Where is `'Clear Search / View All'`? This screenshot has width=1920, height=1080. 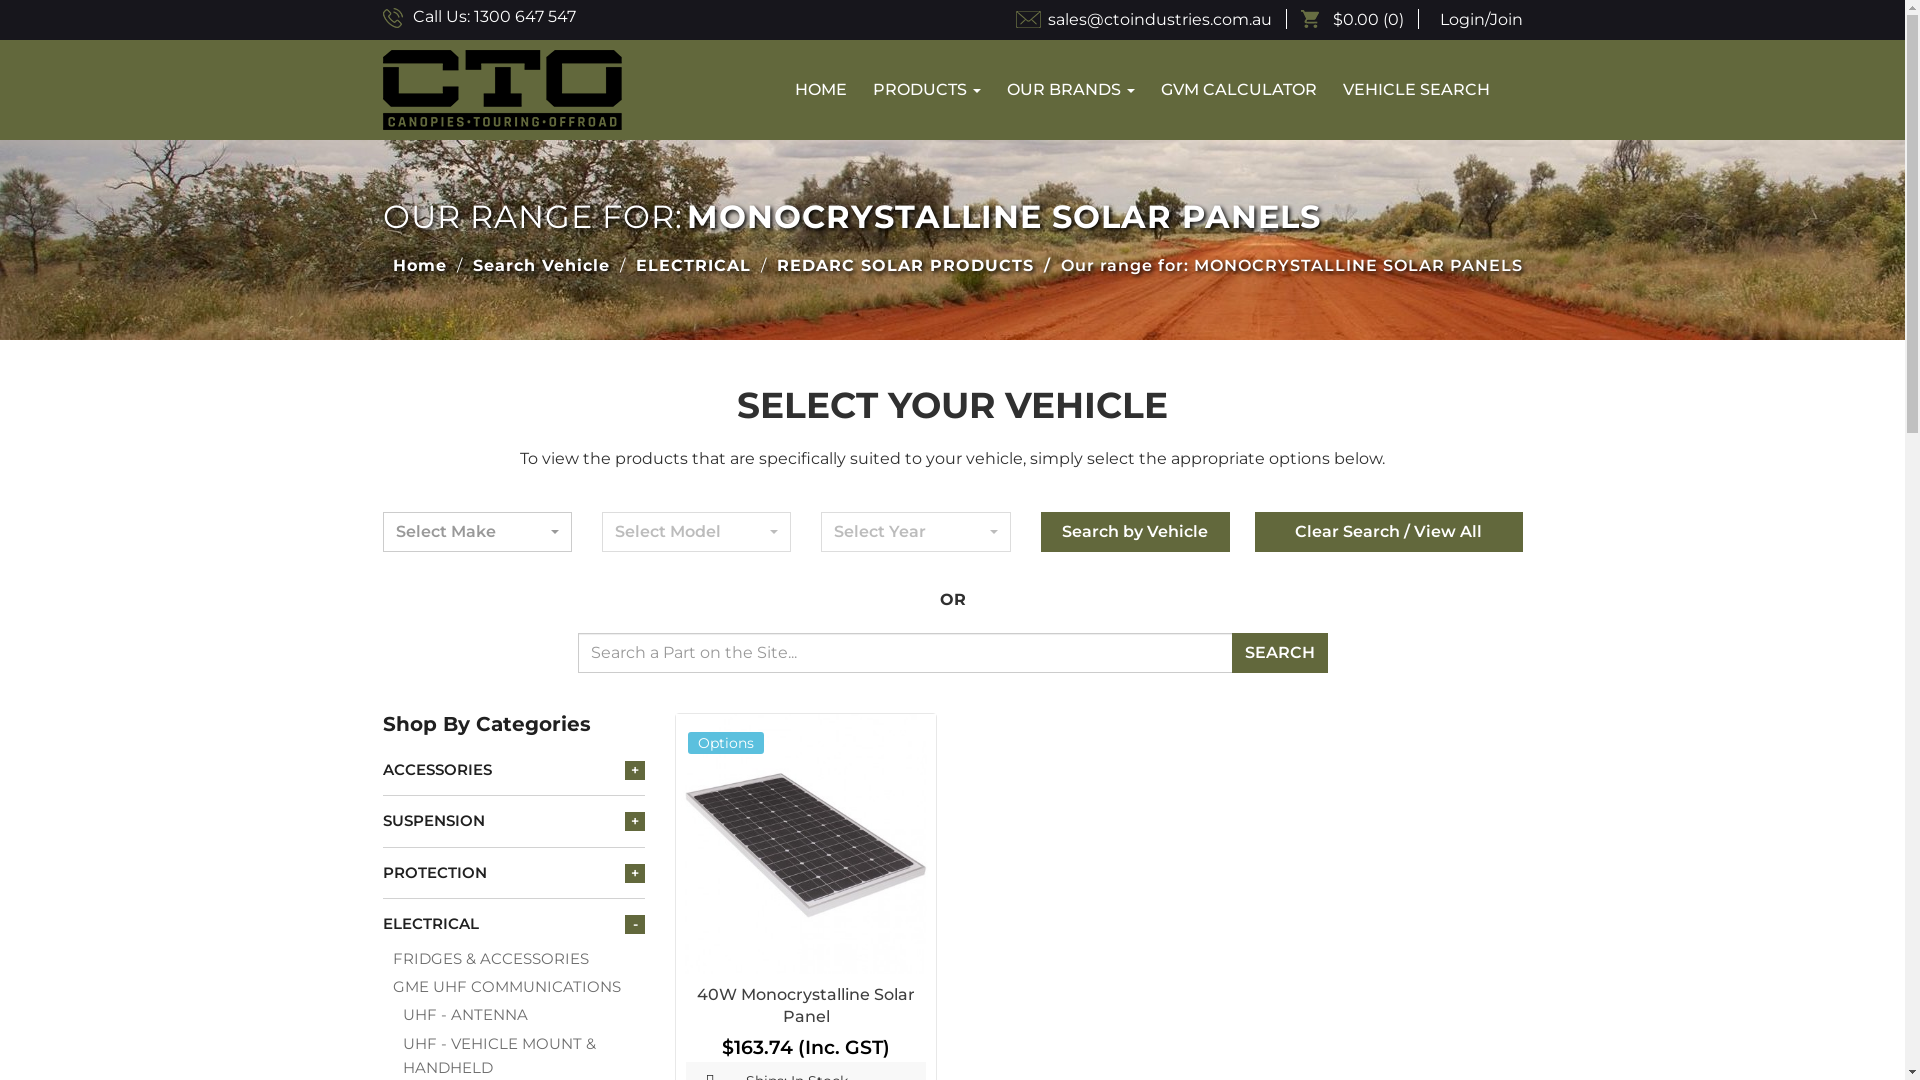 'Clear Search / View All' is located at coordinates (1387, 531).